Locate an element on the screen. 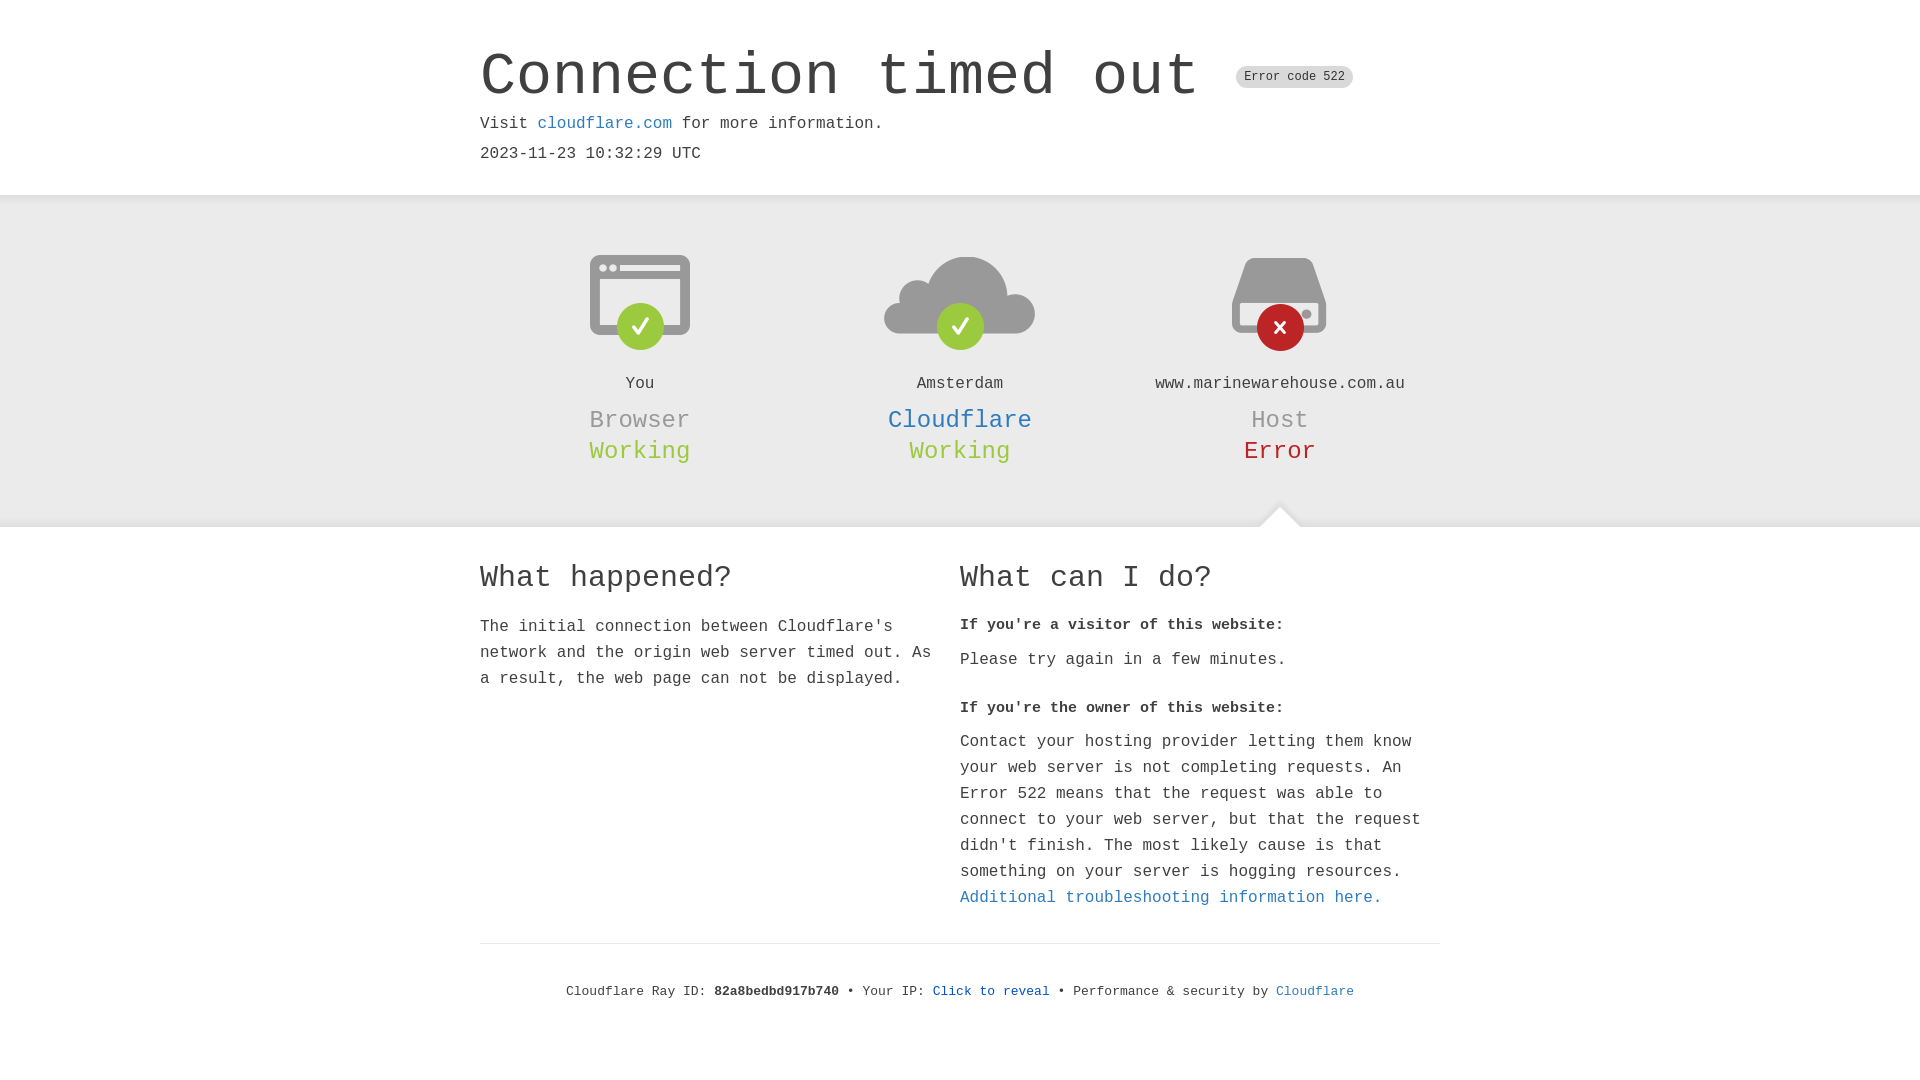 The image size is (1920, 1080). 'Cloudflare' is located at coordinates (887, 419).